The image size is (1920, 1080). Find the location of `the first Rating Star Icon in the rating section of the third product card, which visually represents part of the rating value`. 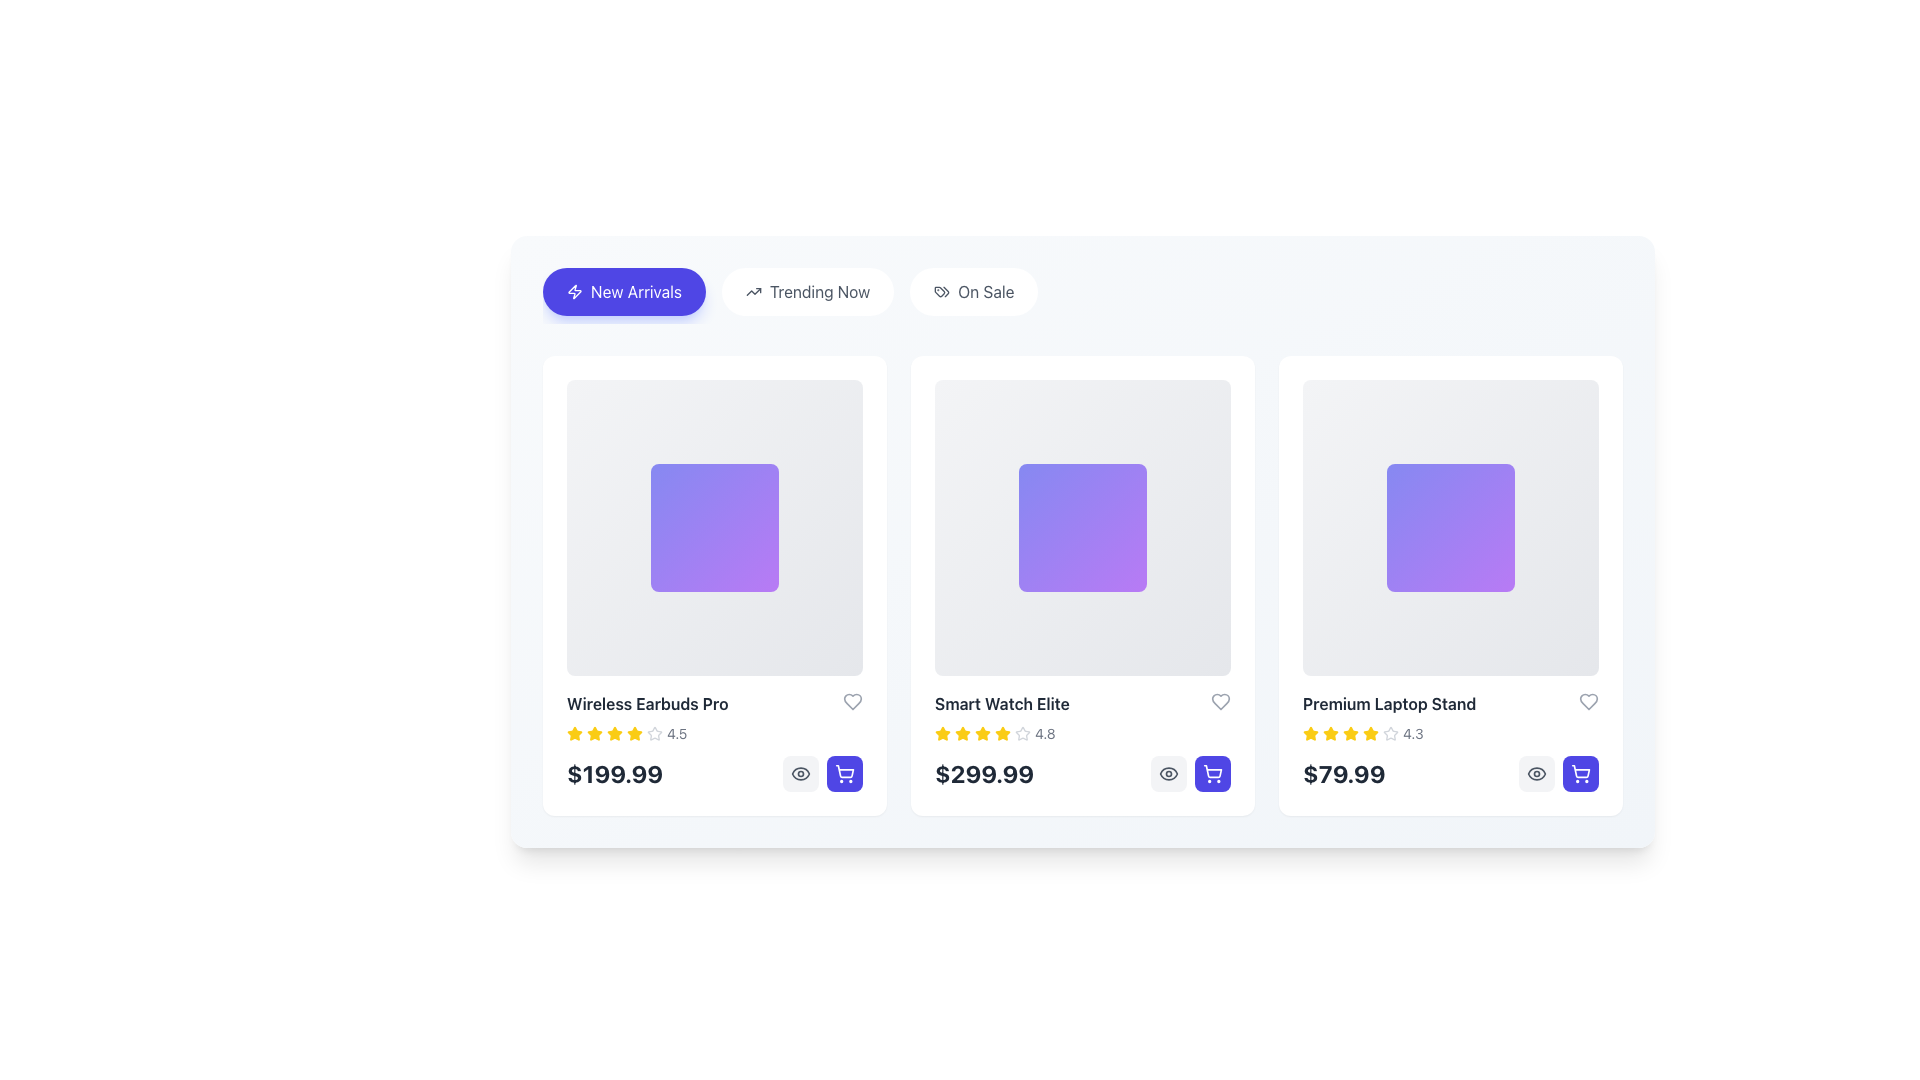

the first Rating Star Icon in the rating section of the third product card, which visually represents part of the rating value is located at coordinates (1310, 733).